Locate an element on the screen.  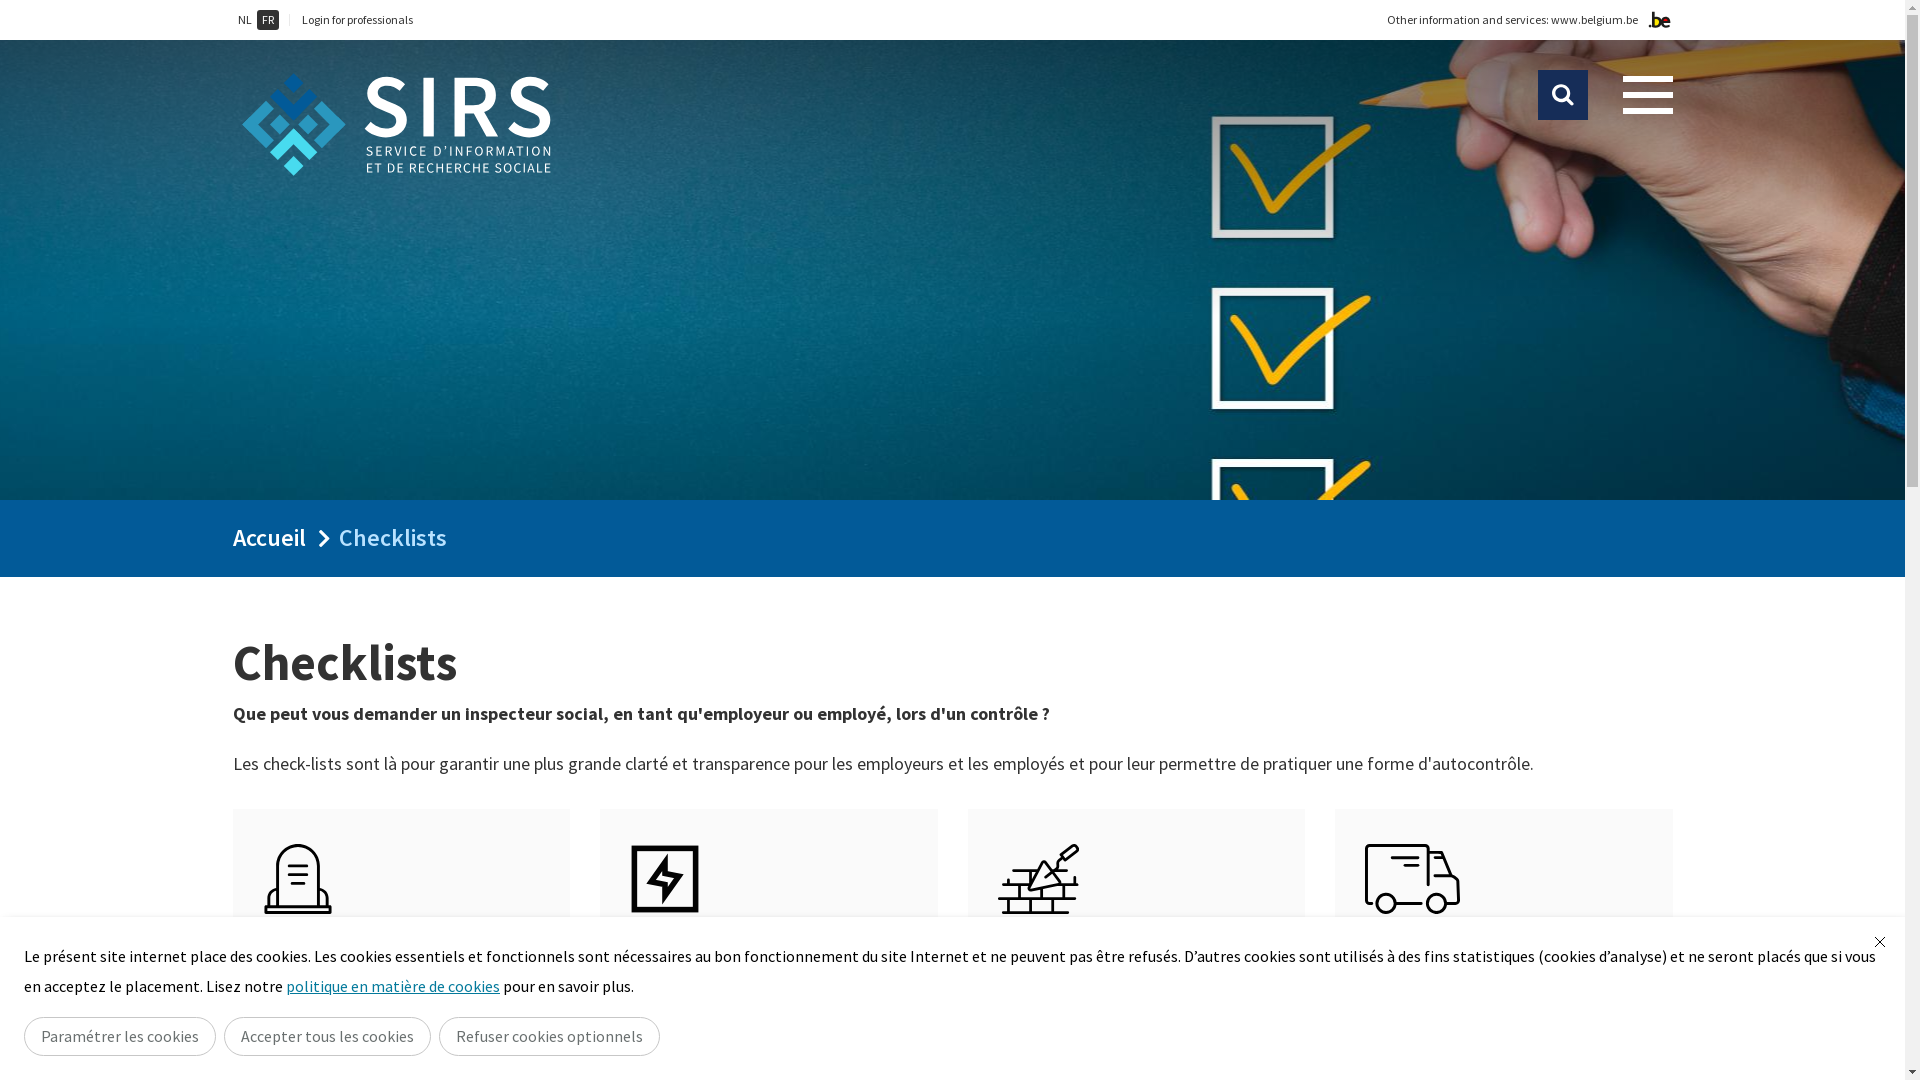
'www.belgium.be' is located at coordinates (1593, 19).